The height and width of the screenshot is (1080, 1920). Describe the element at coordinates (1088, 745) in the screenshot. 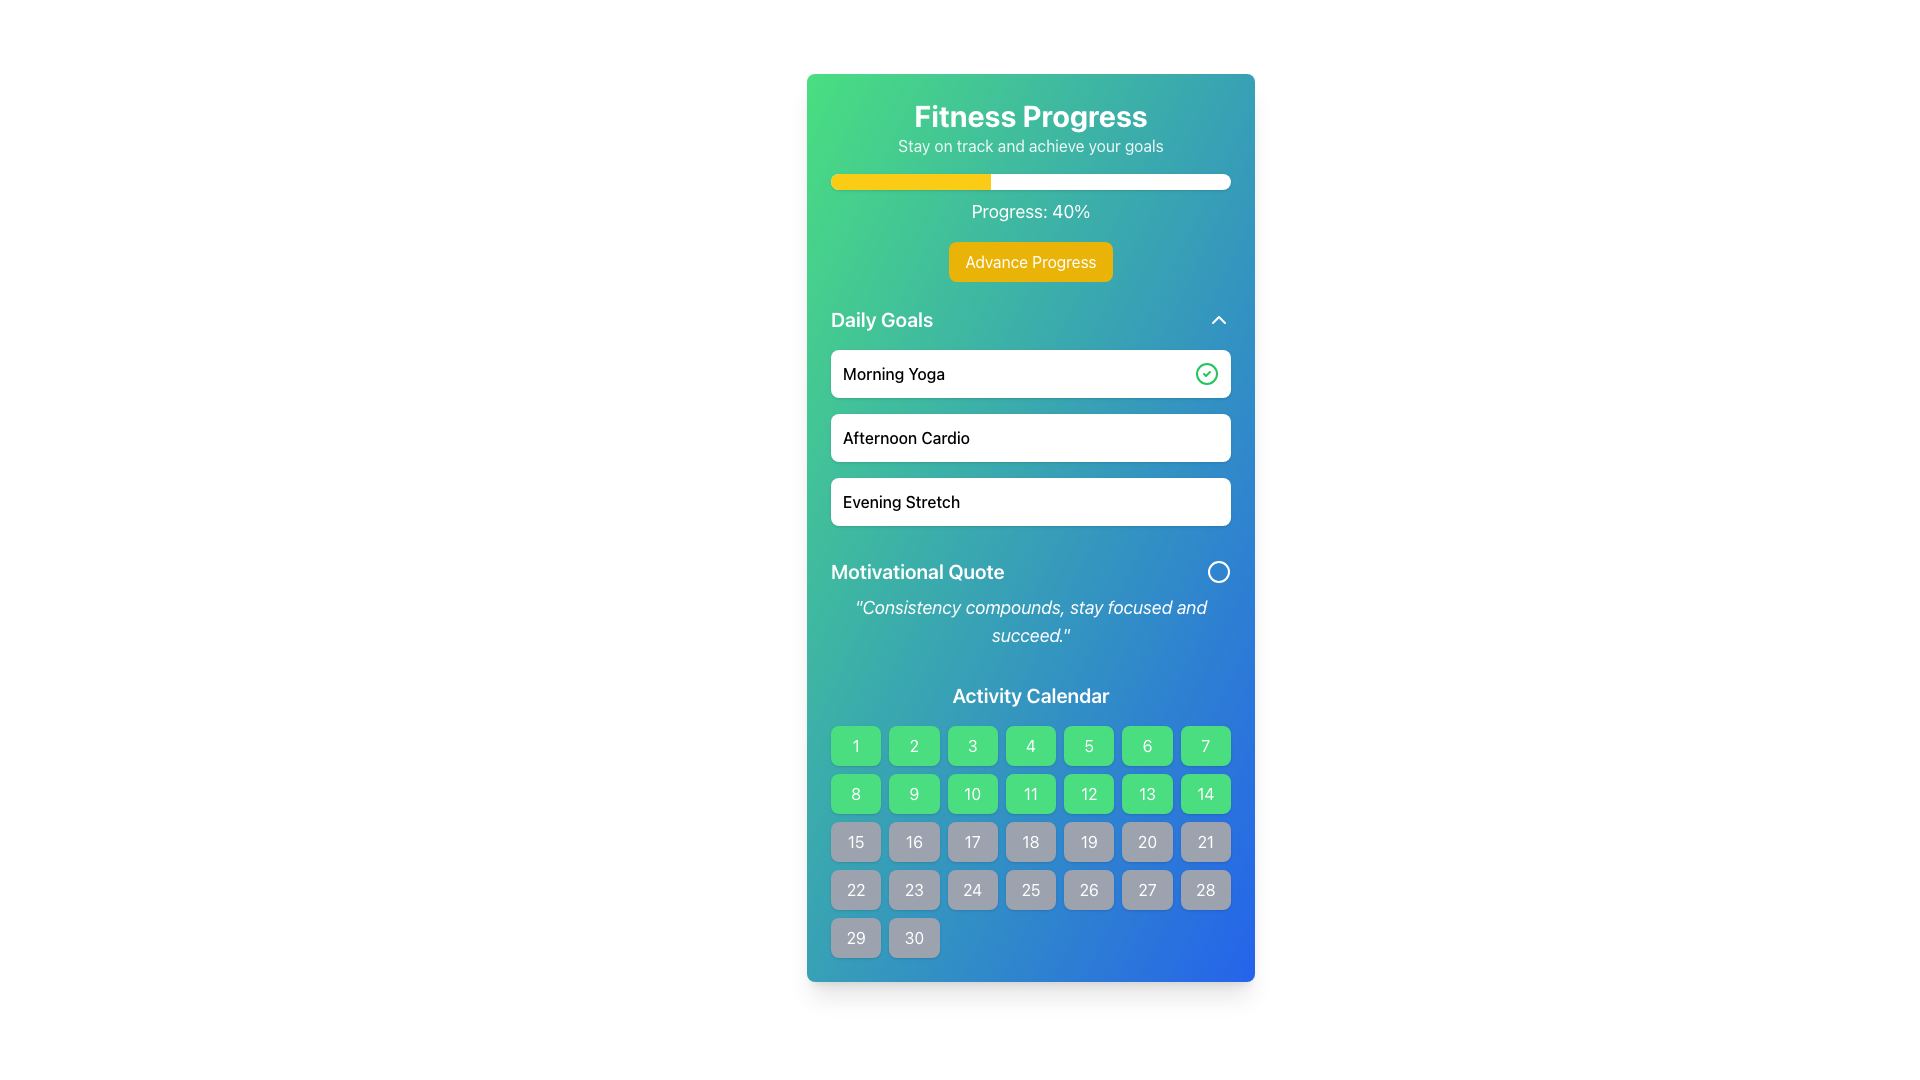

I see `the fifth day cell` at that location.